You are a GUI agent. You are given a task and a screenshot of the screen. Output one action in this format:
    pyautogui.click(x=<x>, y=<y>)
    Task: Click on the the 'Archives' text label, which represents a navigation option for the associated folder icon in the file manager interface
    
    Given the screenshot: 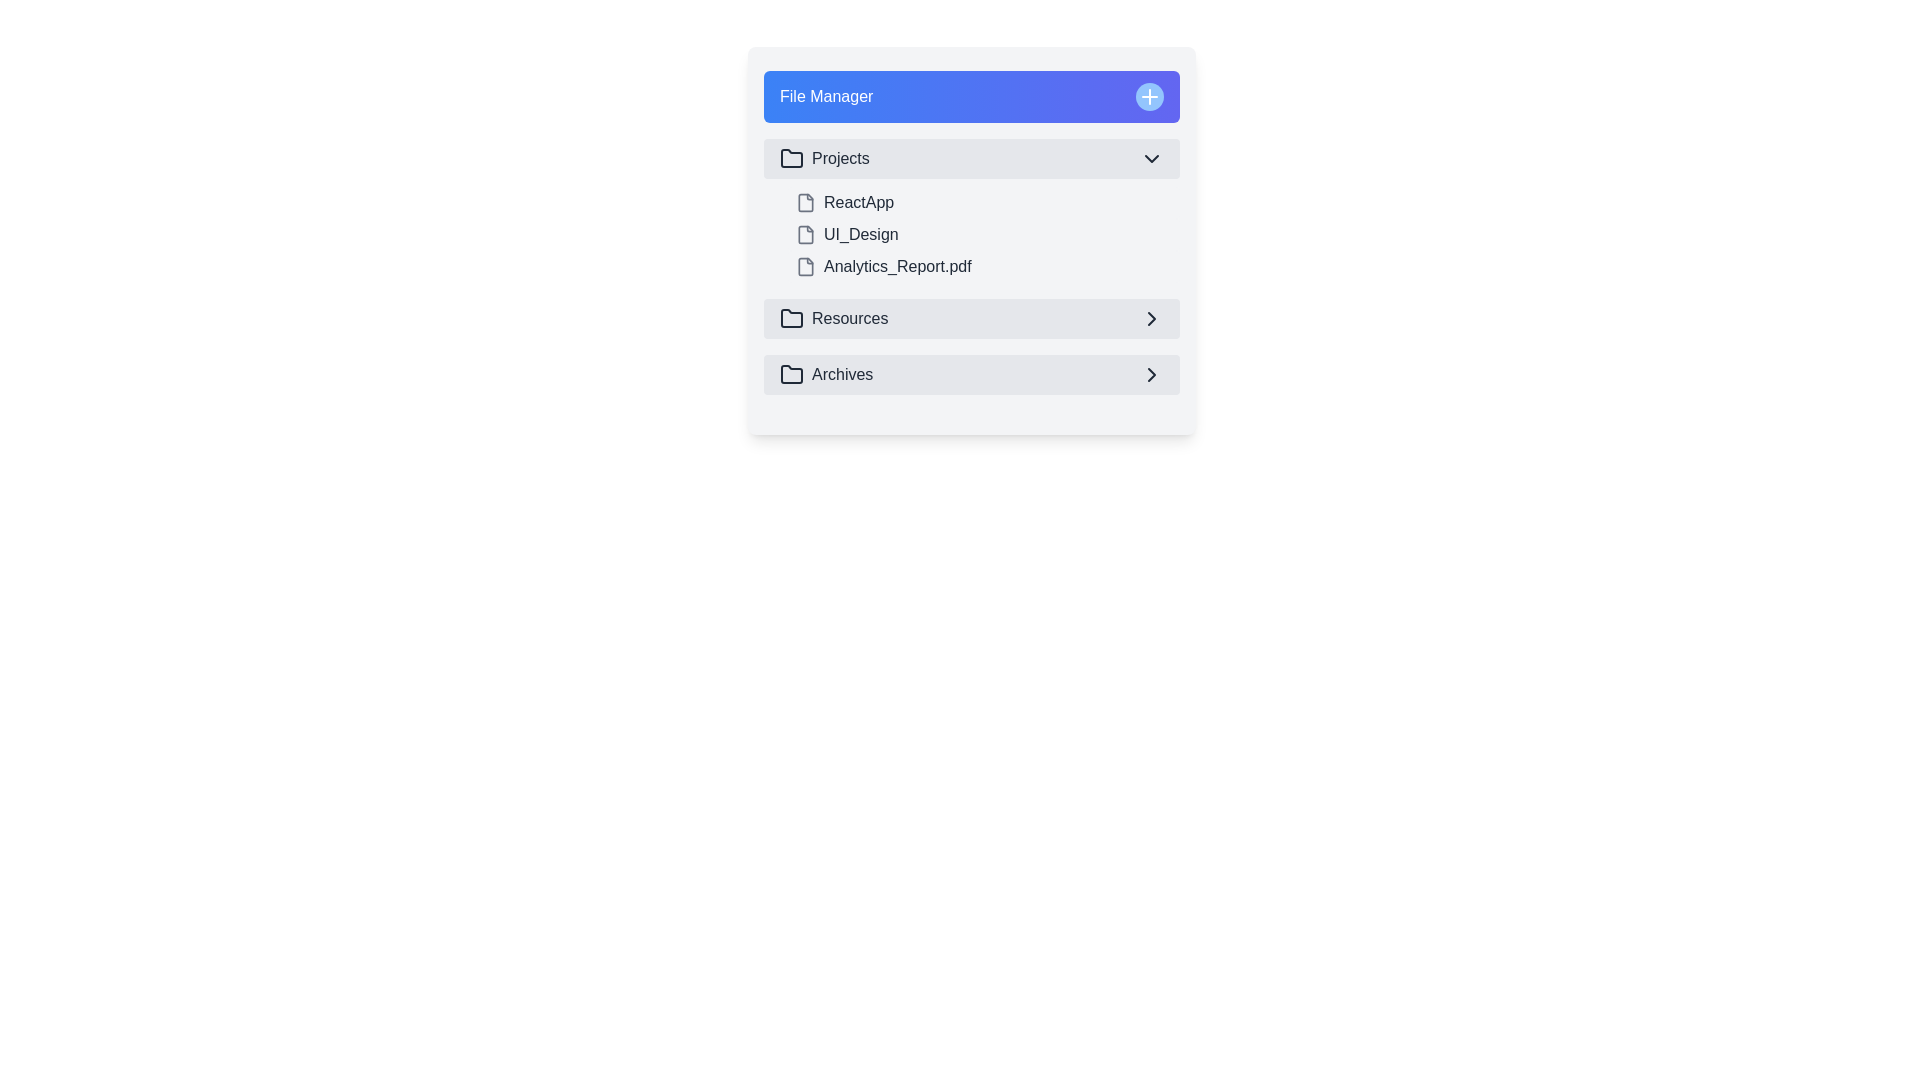 What is the action you would take?
    pyautogui.click(x=842, y=374)
    